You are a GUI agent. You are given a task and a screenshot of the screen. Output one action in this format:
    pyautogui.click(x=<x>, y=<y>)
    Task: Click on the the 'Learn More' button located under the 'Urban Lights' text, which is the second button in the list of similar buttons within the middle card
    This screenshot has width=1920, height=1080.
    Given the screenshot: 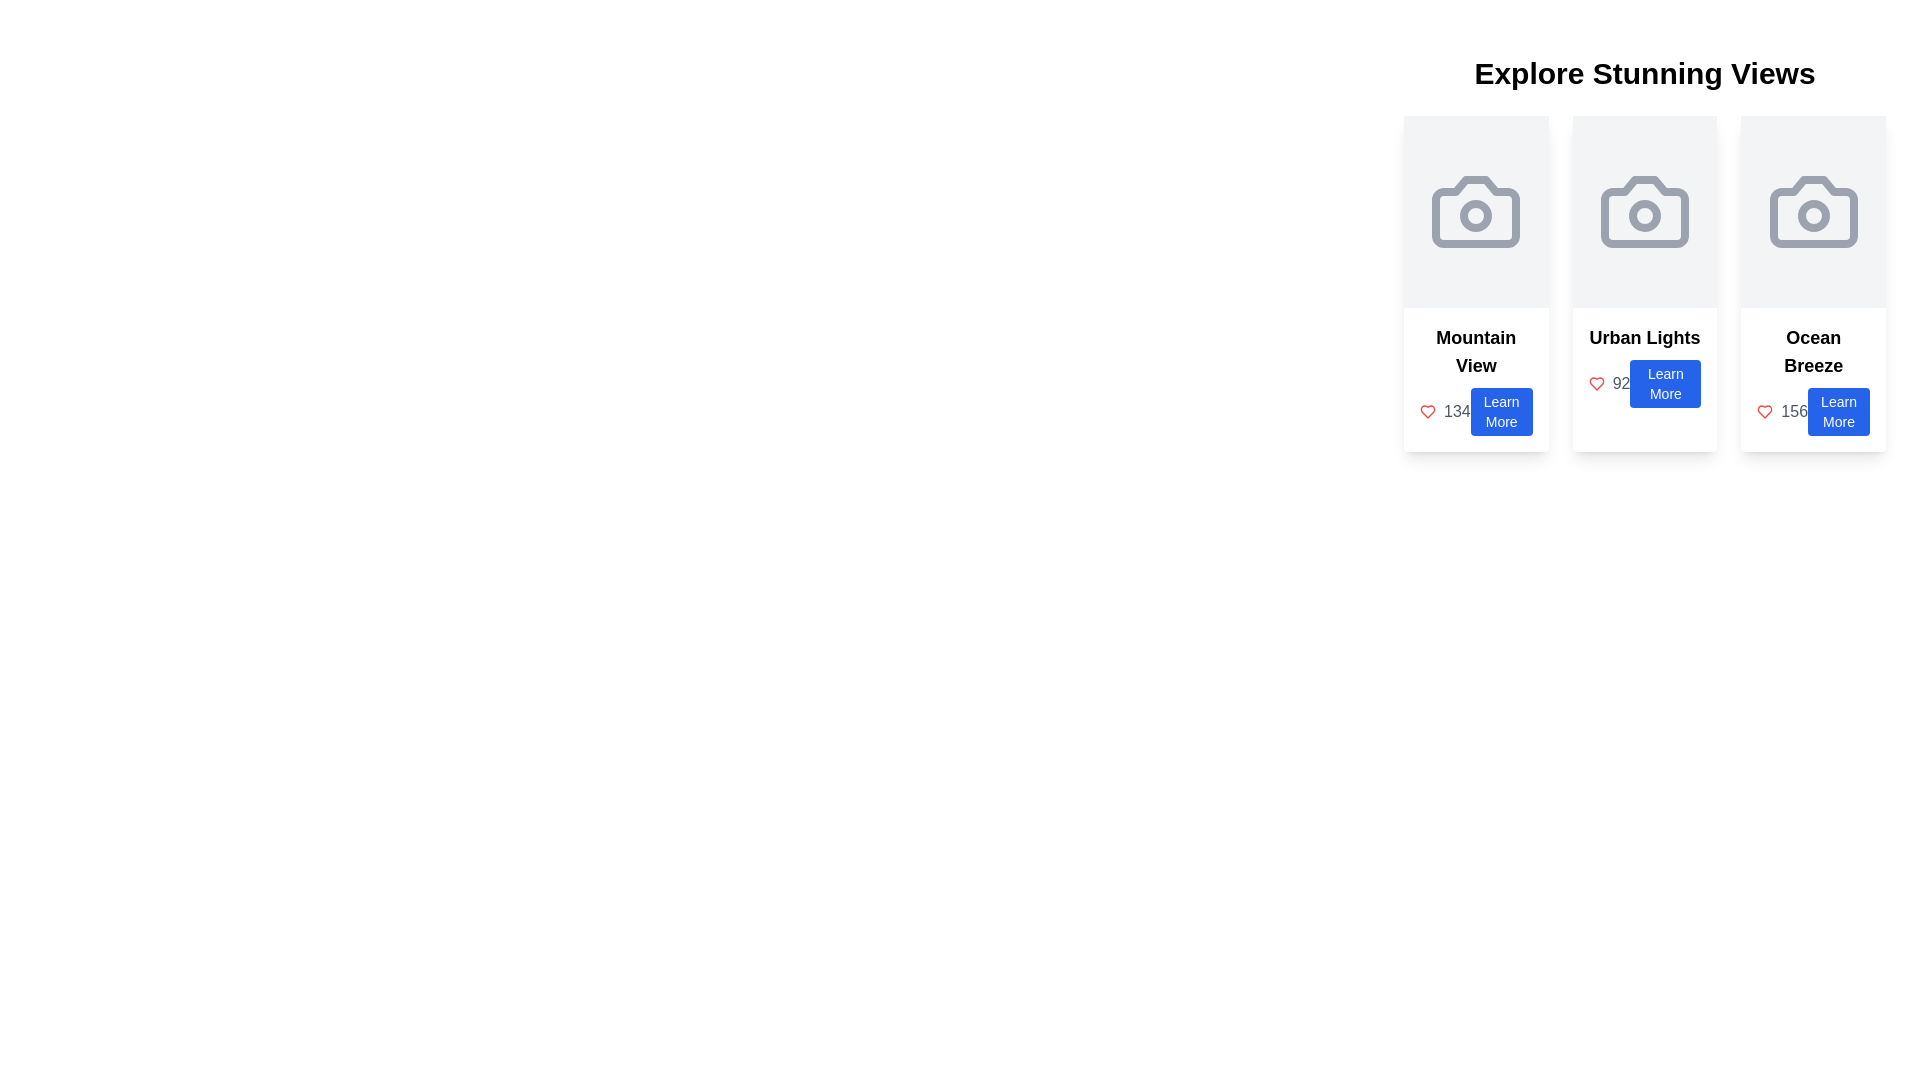 What is the action you would take?
    pyautogui.click(x=1645, y=366)
    